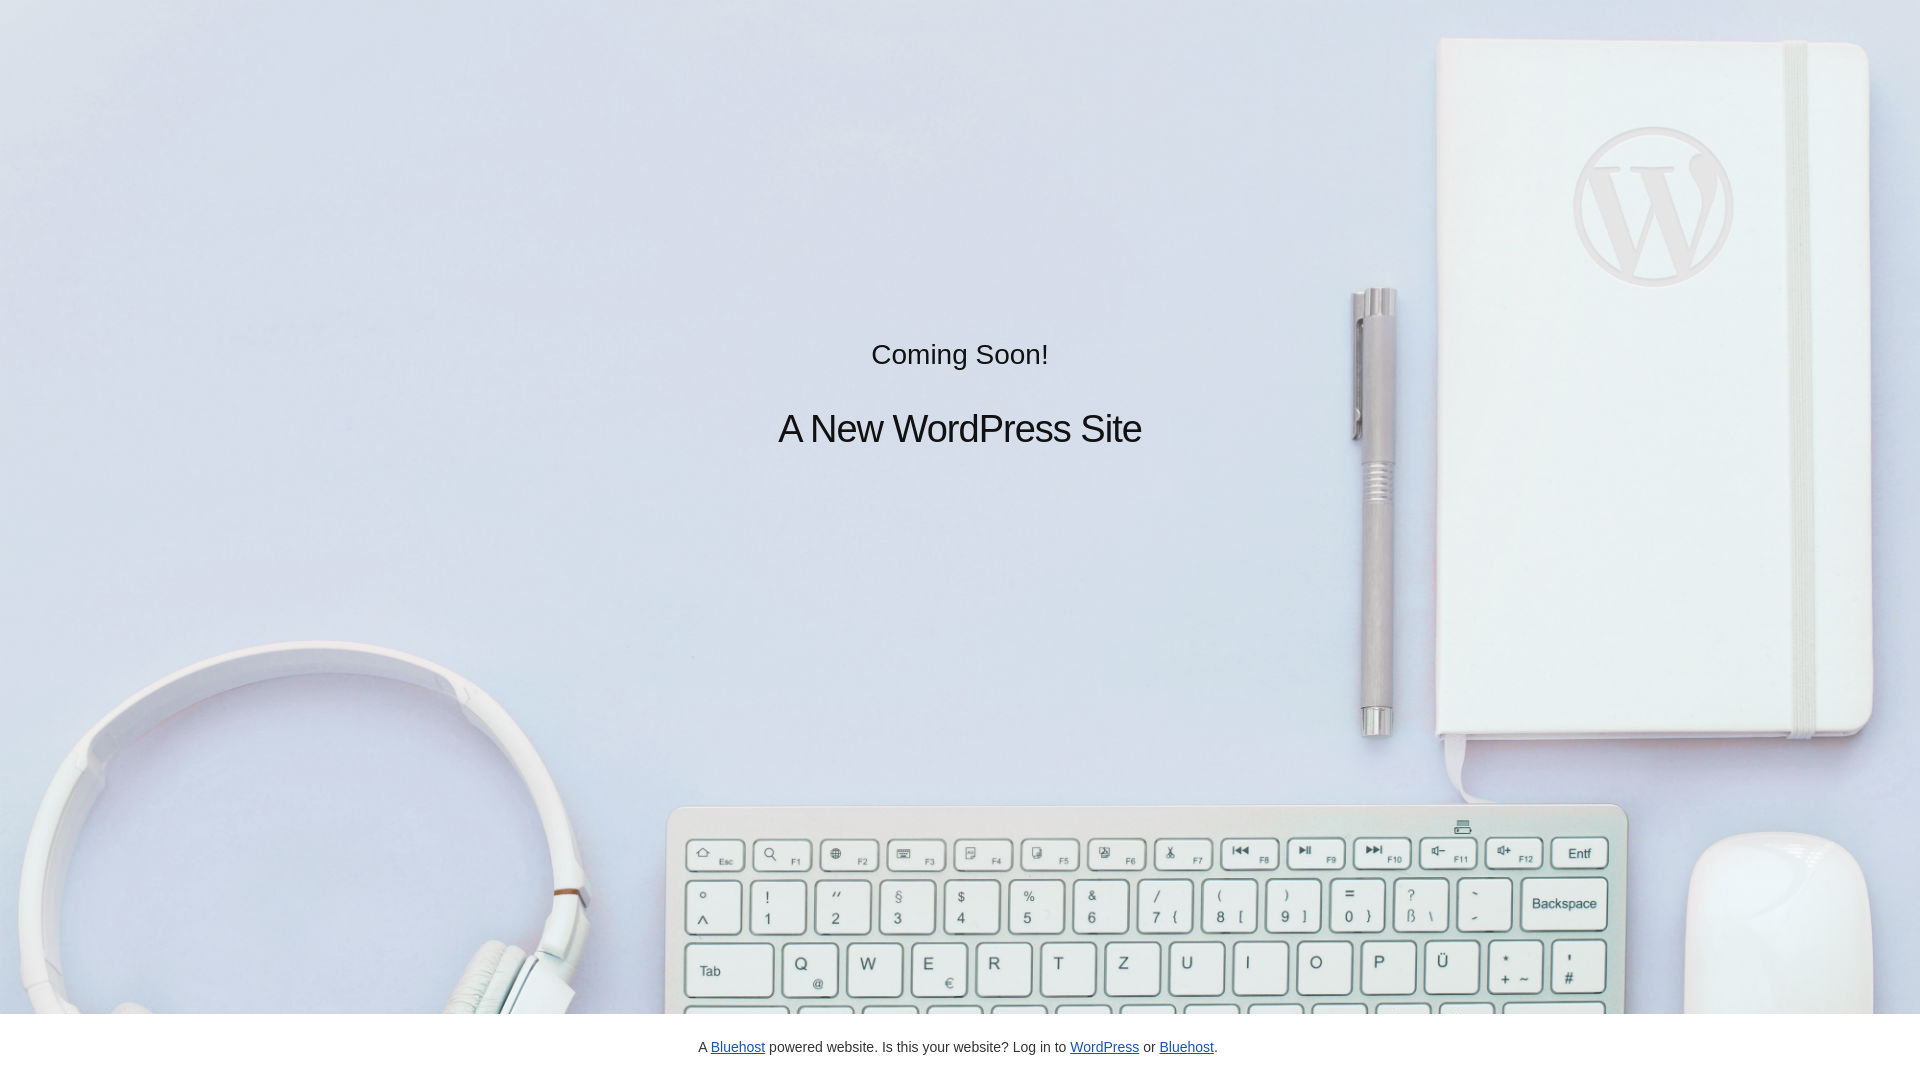 This screenshot has height=1080, width=1920. What do you see at coordinates (1103, 1045) in the screenshot?
I see `'WordPress'` at bounding box center [1103, 1045].